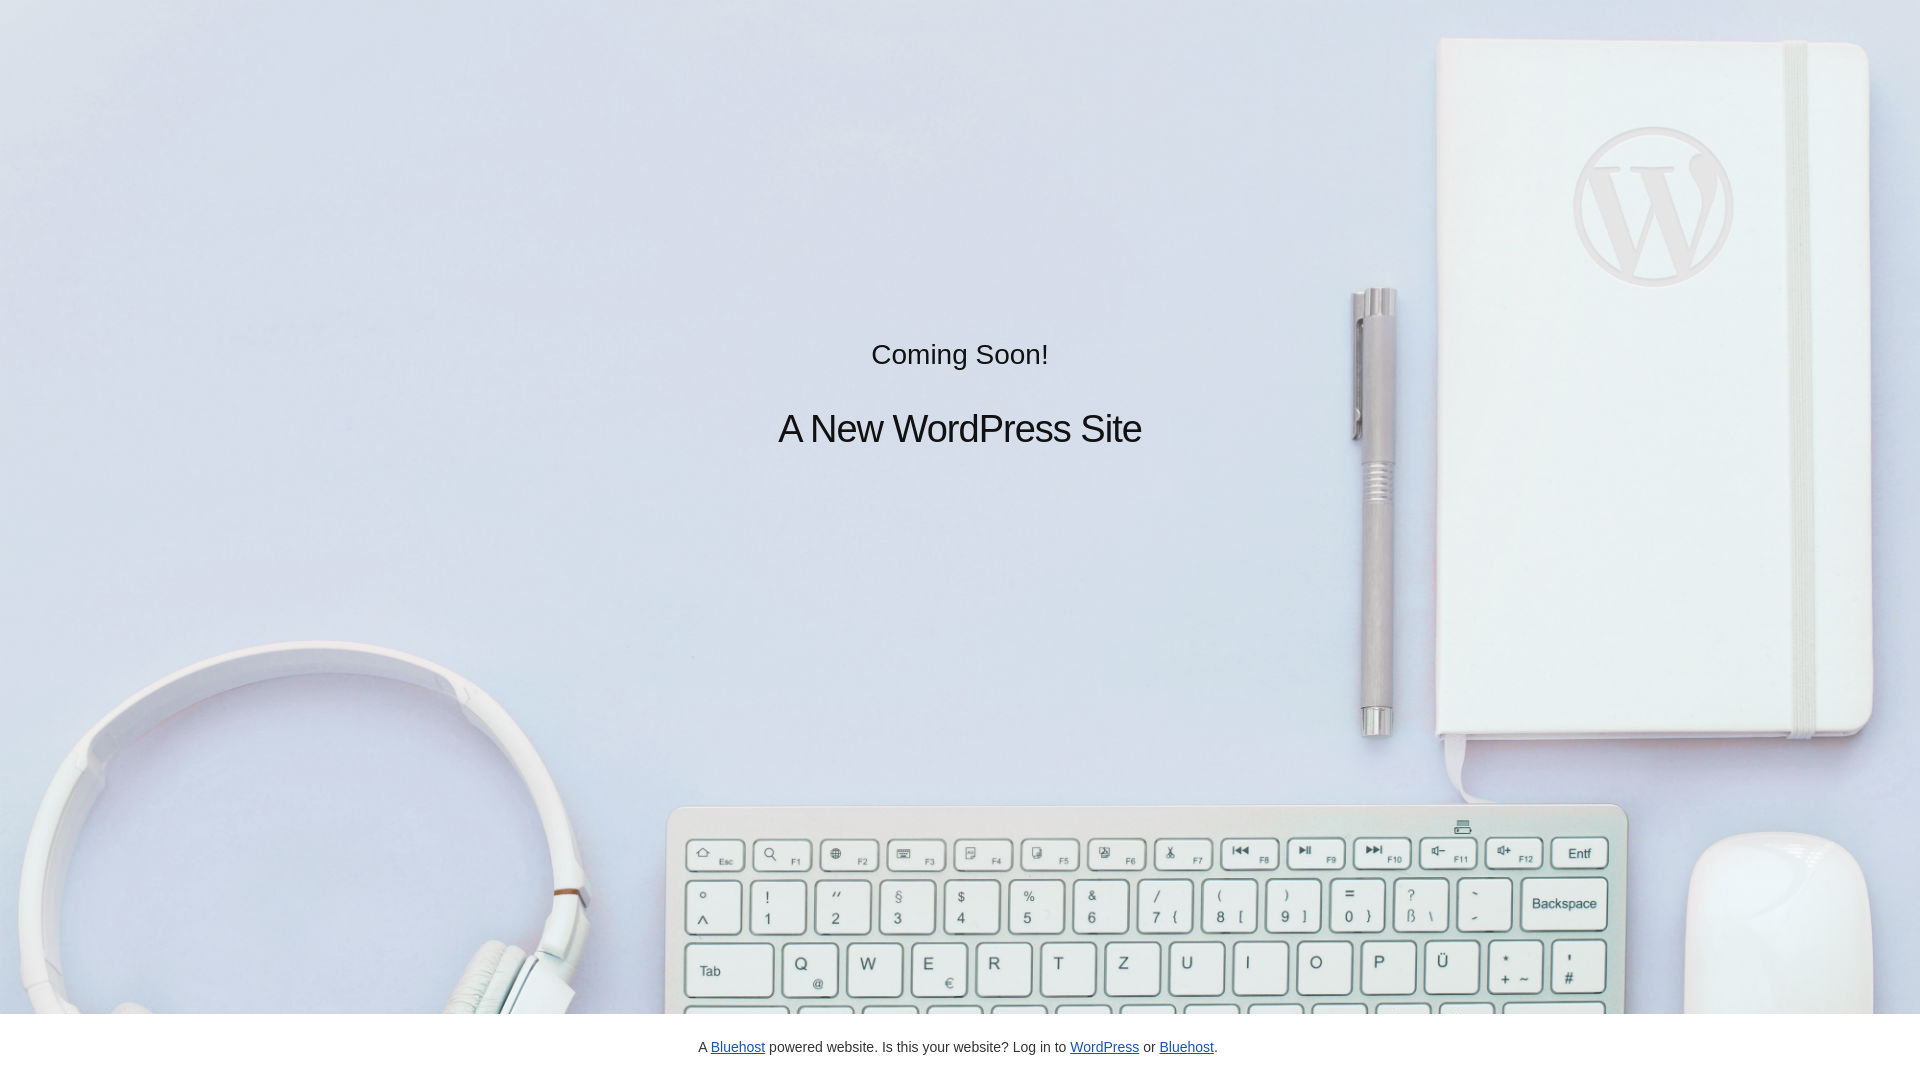 This screenshot has height=1080, width=1920. What do you see at coordinates (1103, 1045) in the screenshot?
I see `'WordPress'` at bounding box center [1103, 1045].